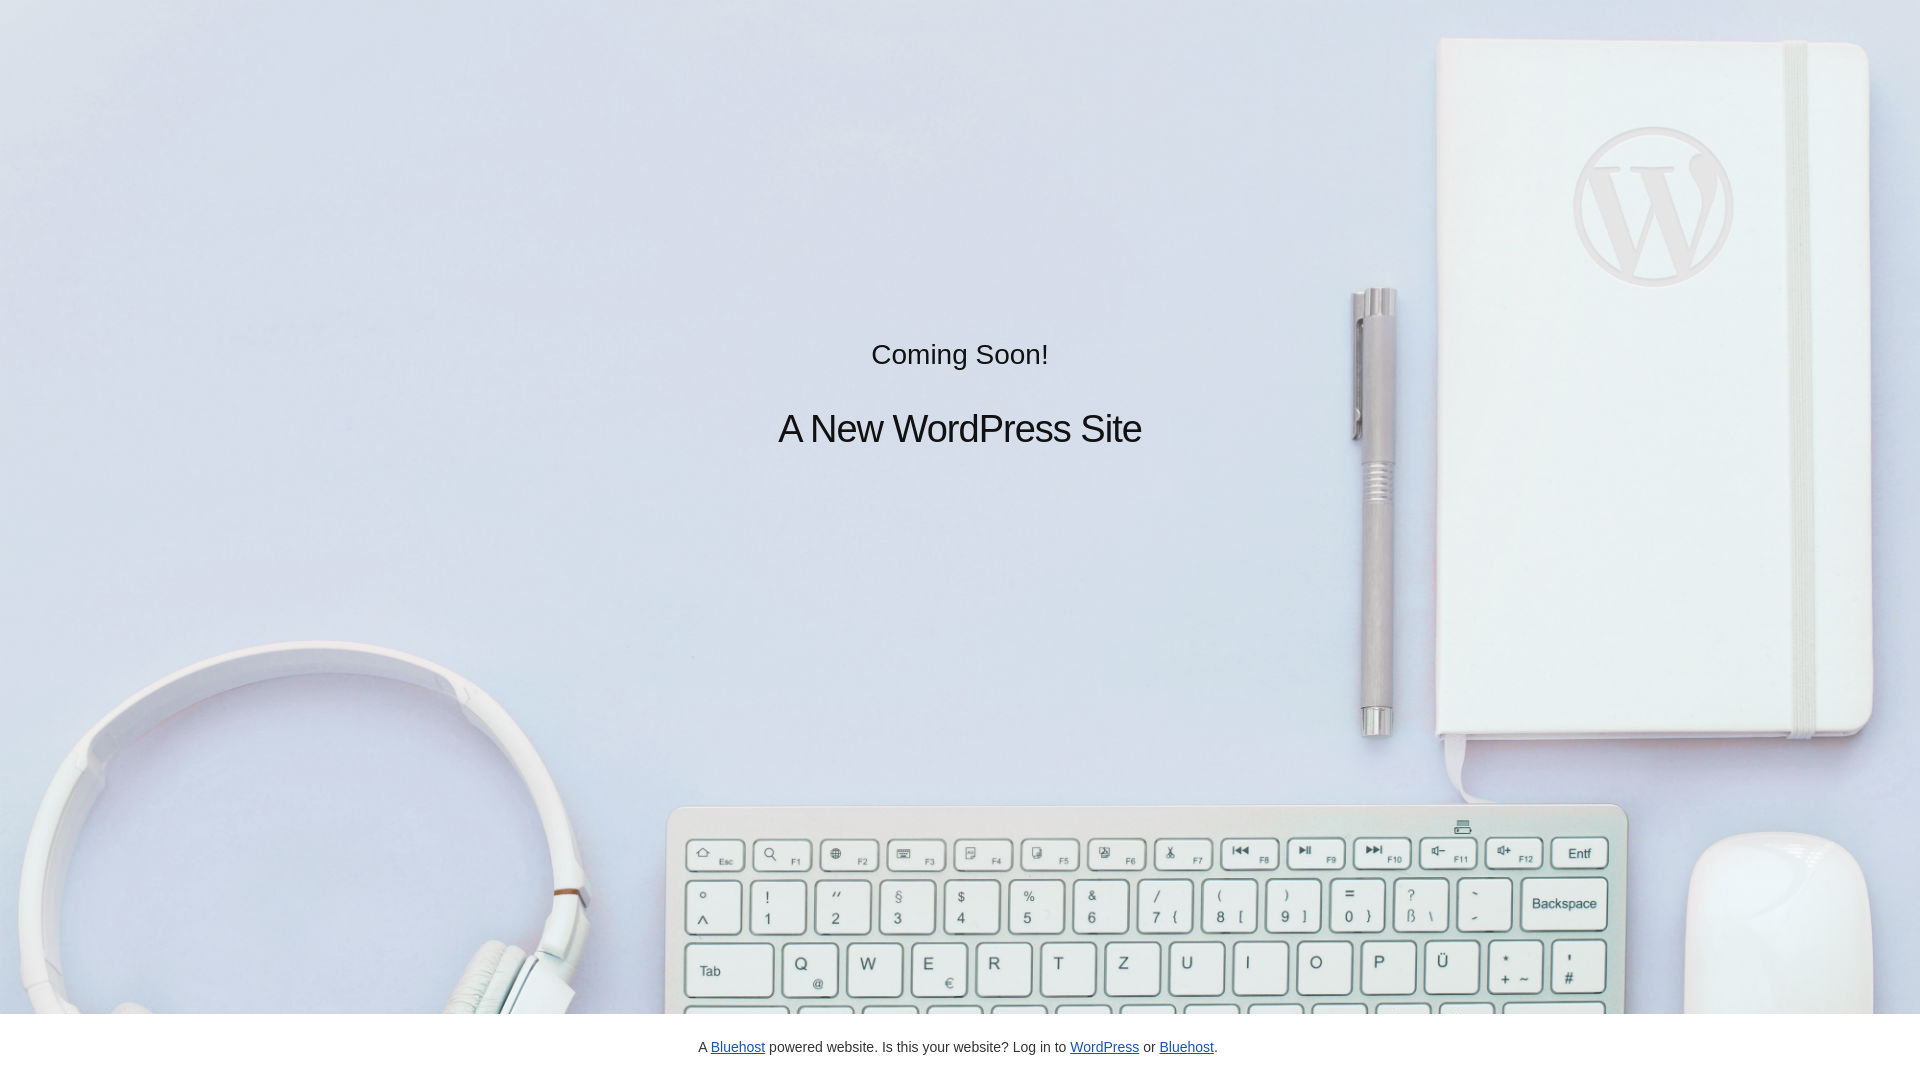 This screenshot has height=1080, width=1920. What do you see at coordinates (1103, 1045) in the screenshot?
I see `'WordPress'` at bounding box center [1103, 1045].